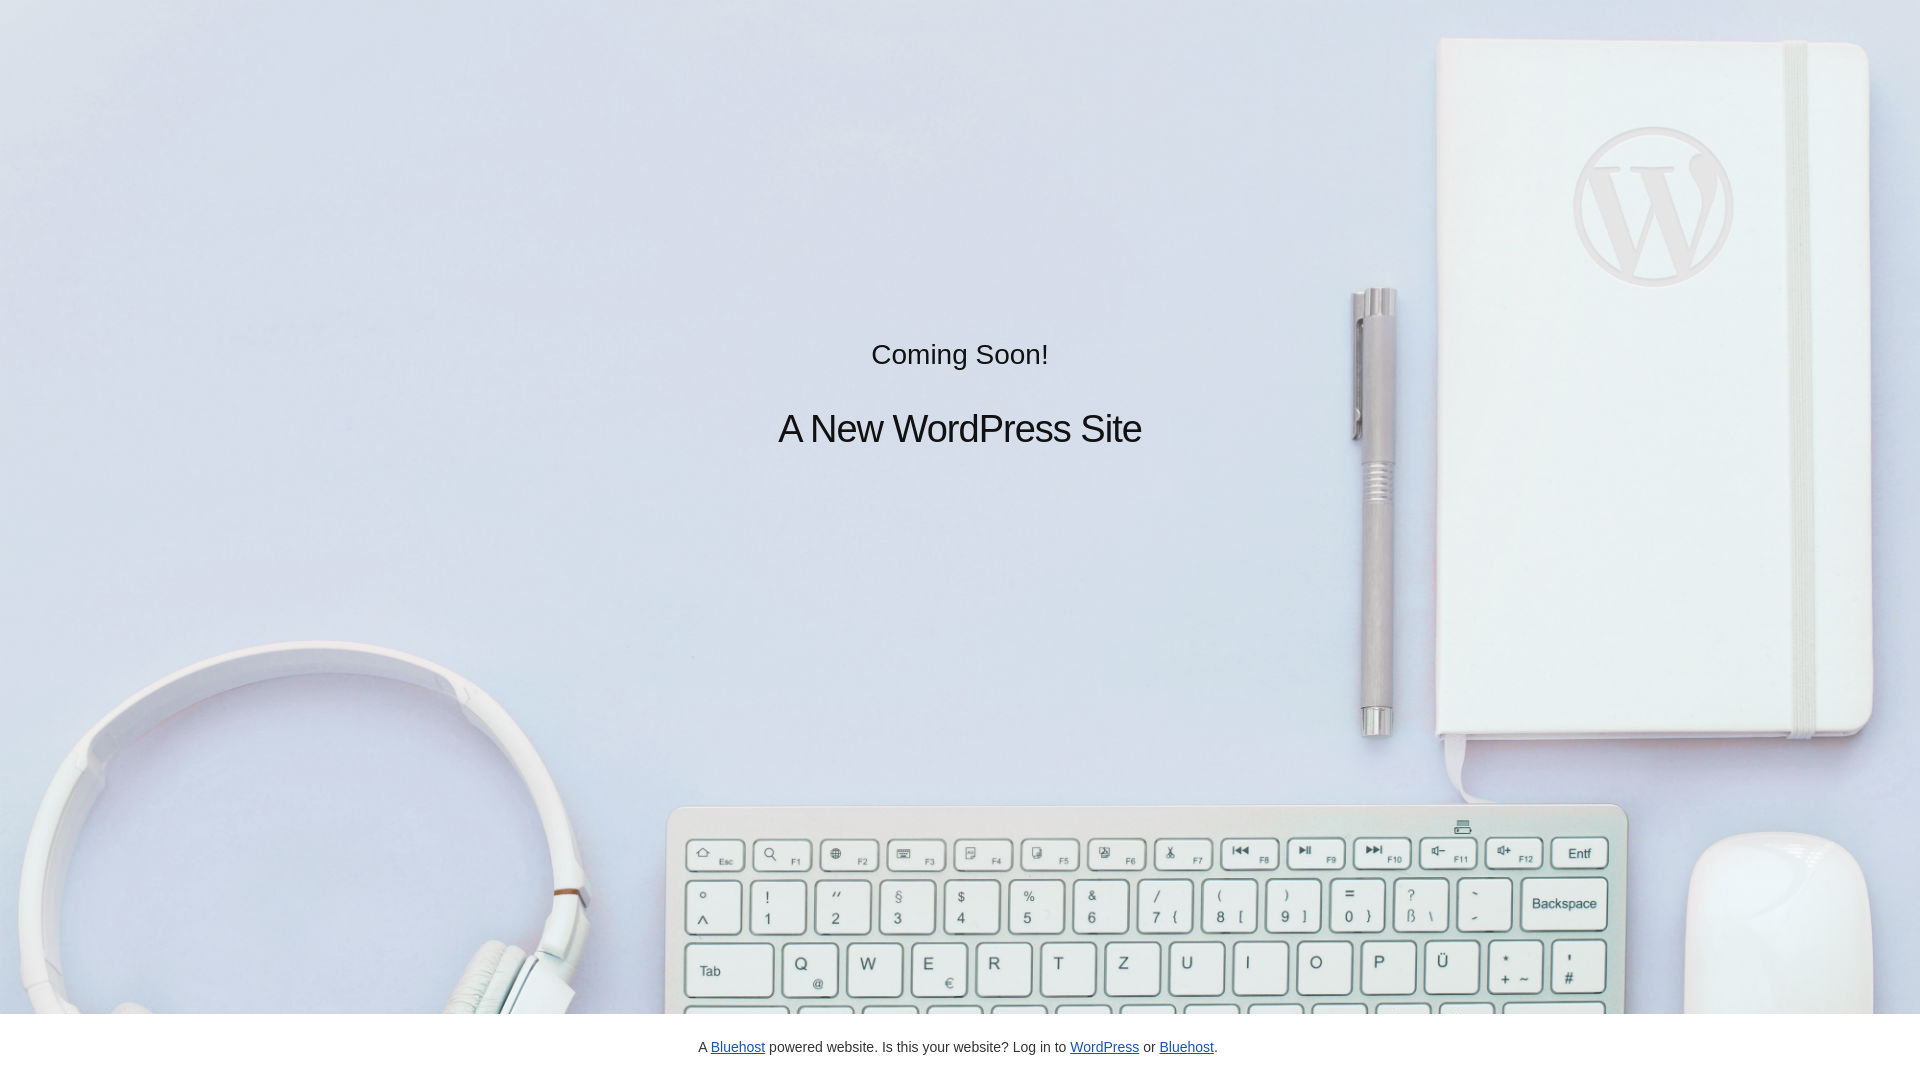 This screenshot has height=1080, width=1920. What do you see at coordinates (1103, 1045) in the screenshot?
I see `'WordPress'` at bounding box center [1103, 1045].